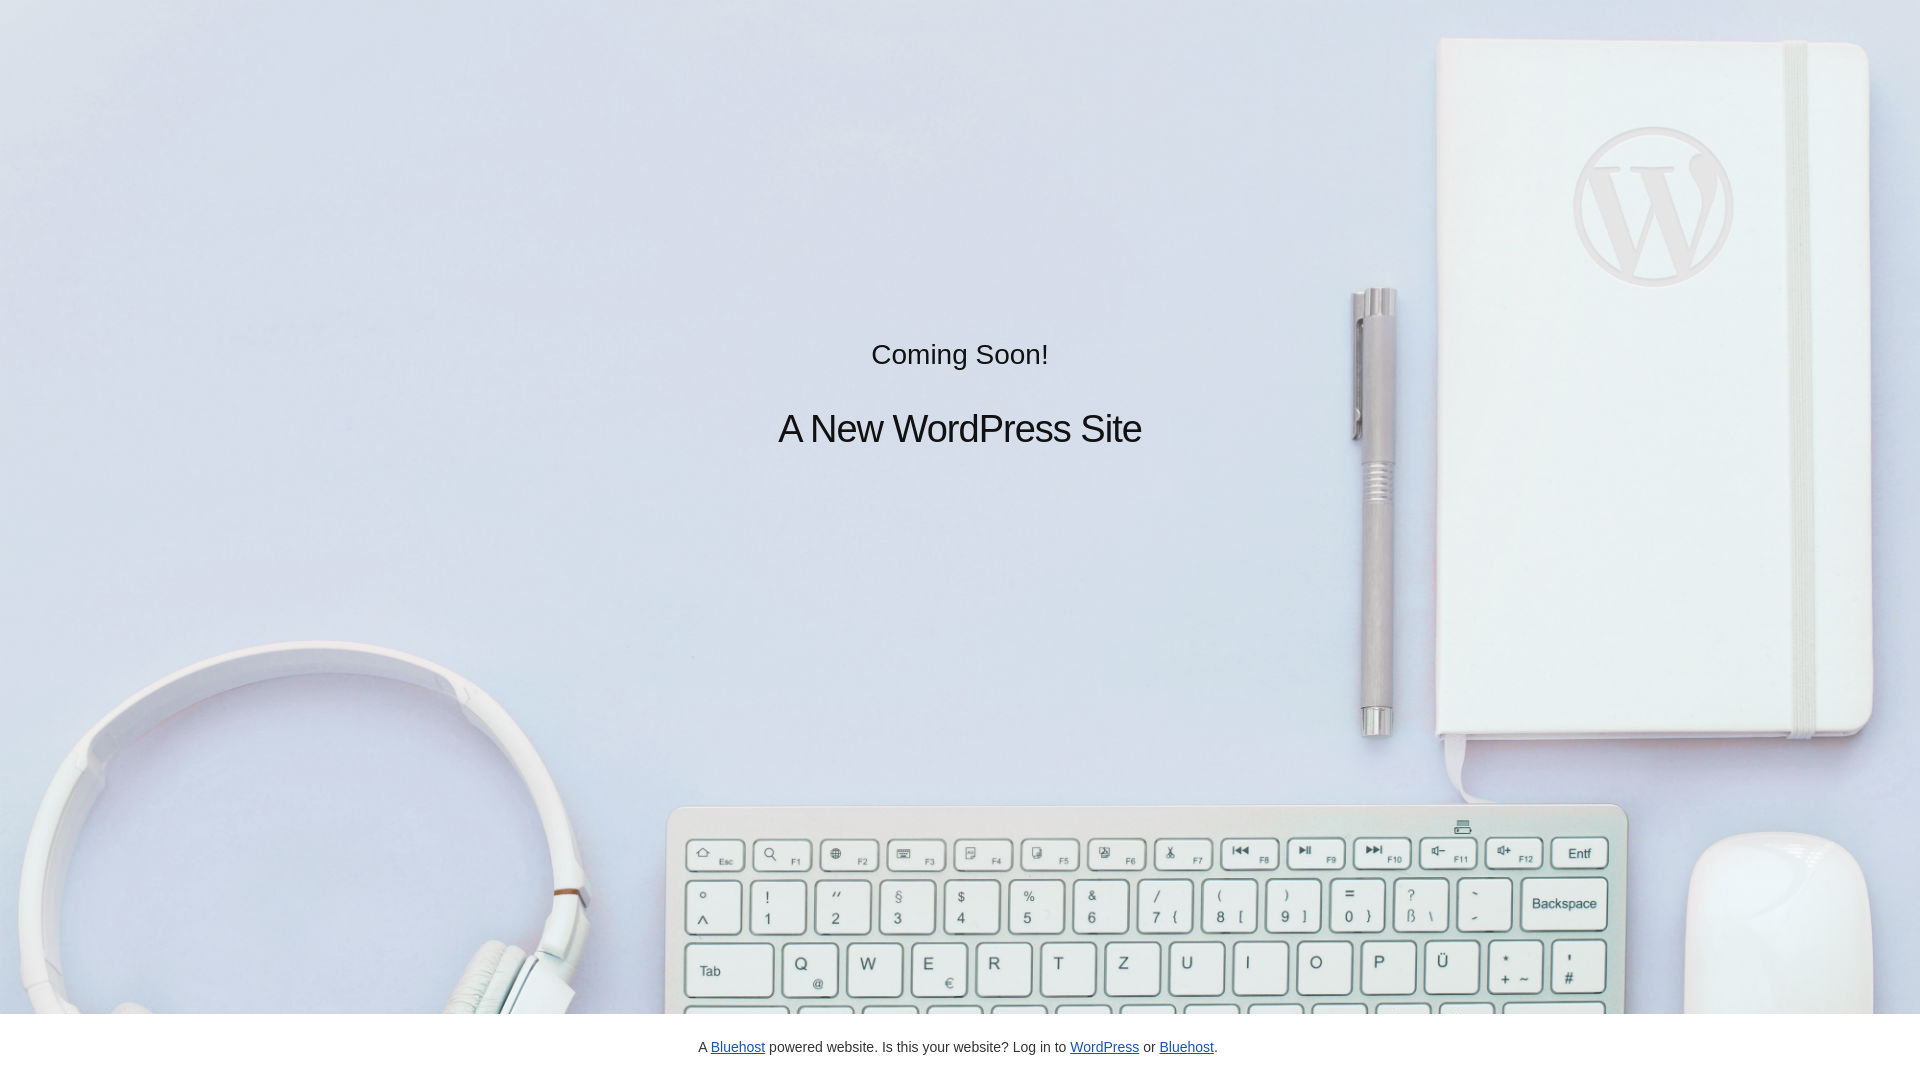 This screenshot has height=1080, width=1920. What do you see at coordinates (1103, 1045) in the screenshot?
I see `'WordPress'` at bounding box center [1103, 1045].